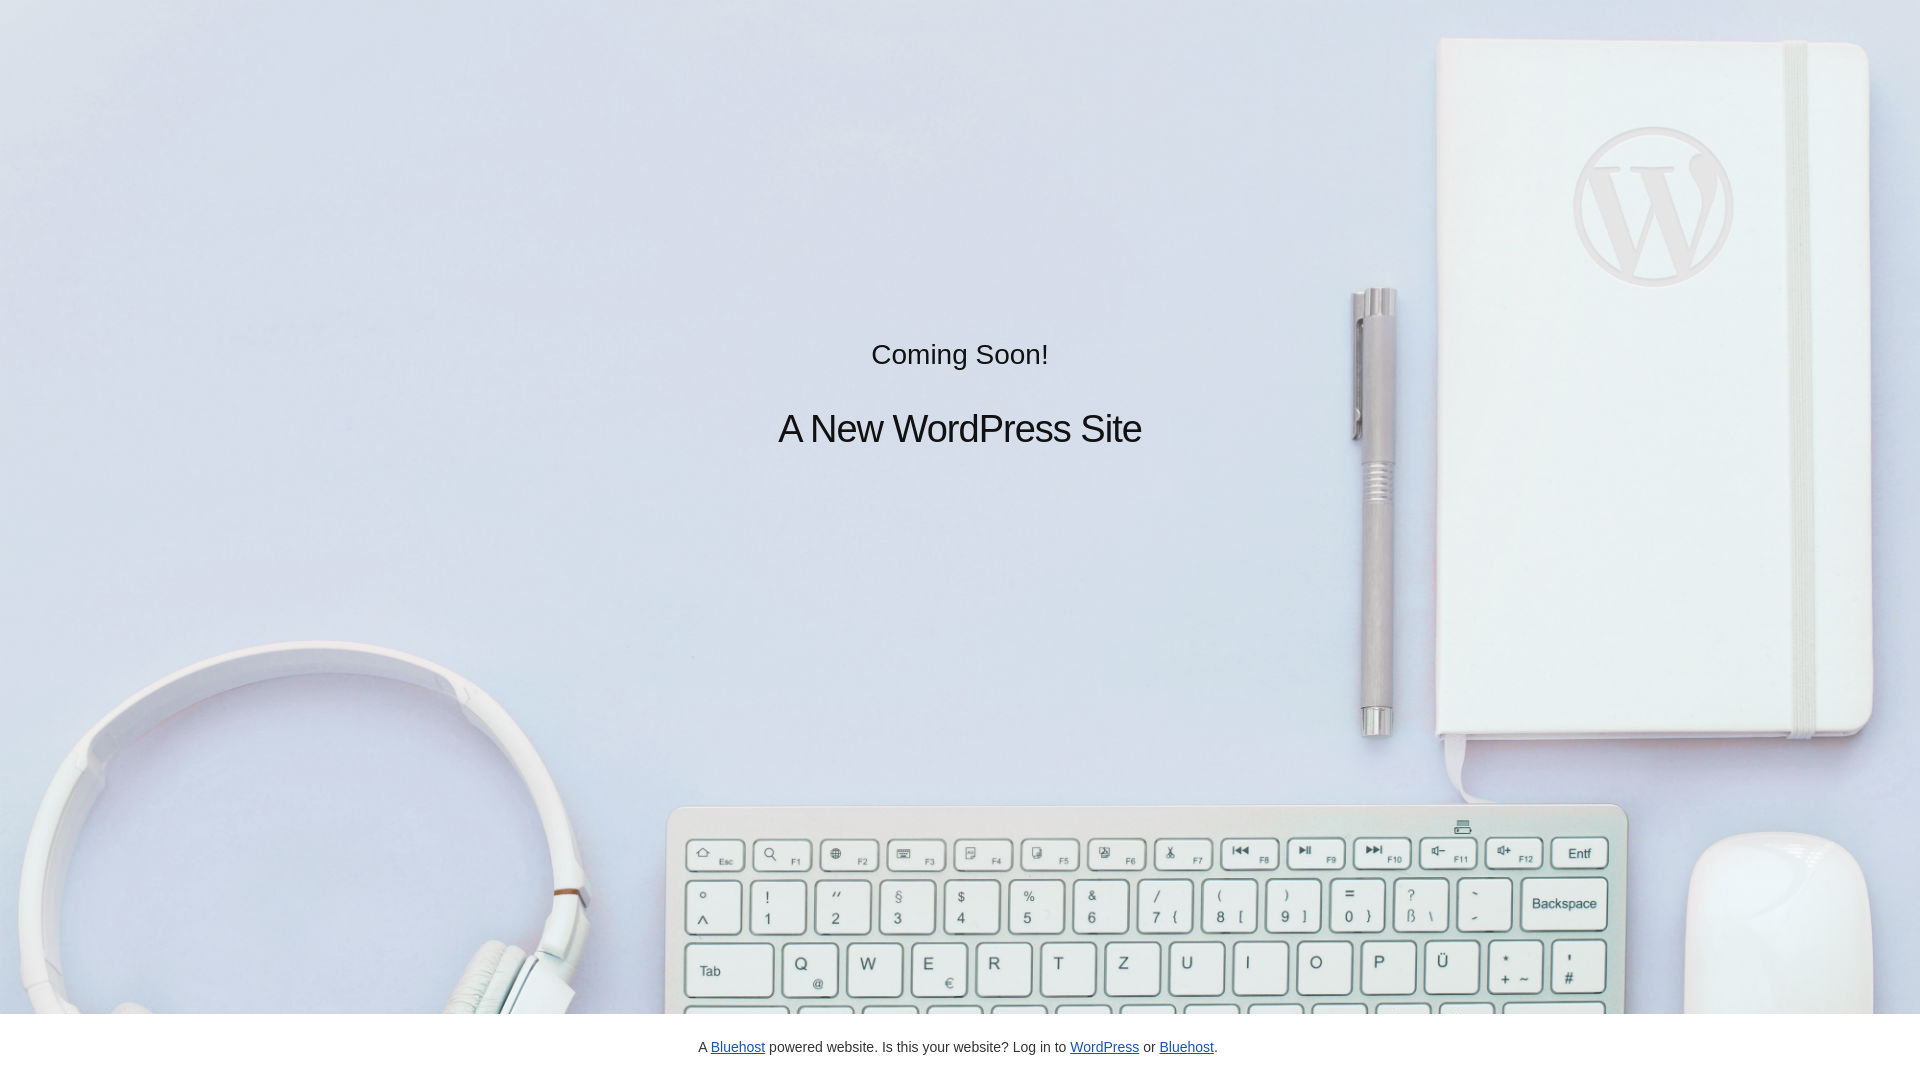 This screenshot has height=1080, width=1920. What do you see at coordinates (1103, 1045) in the screenshot?
I see `'WordPress'` at bounding box center [1103, 1045].